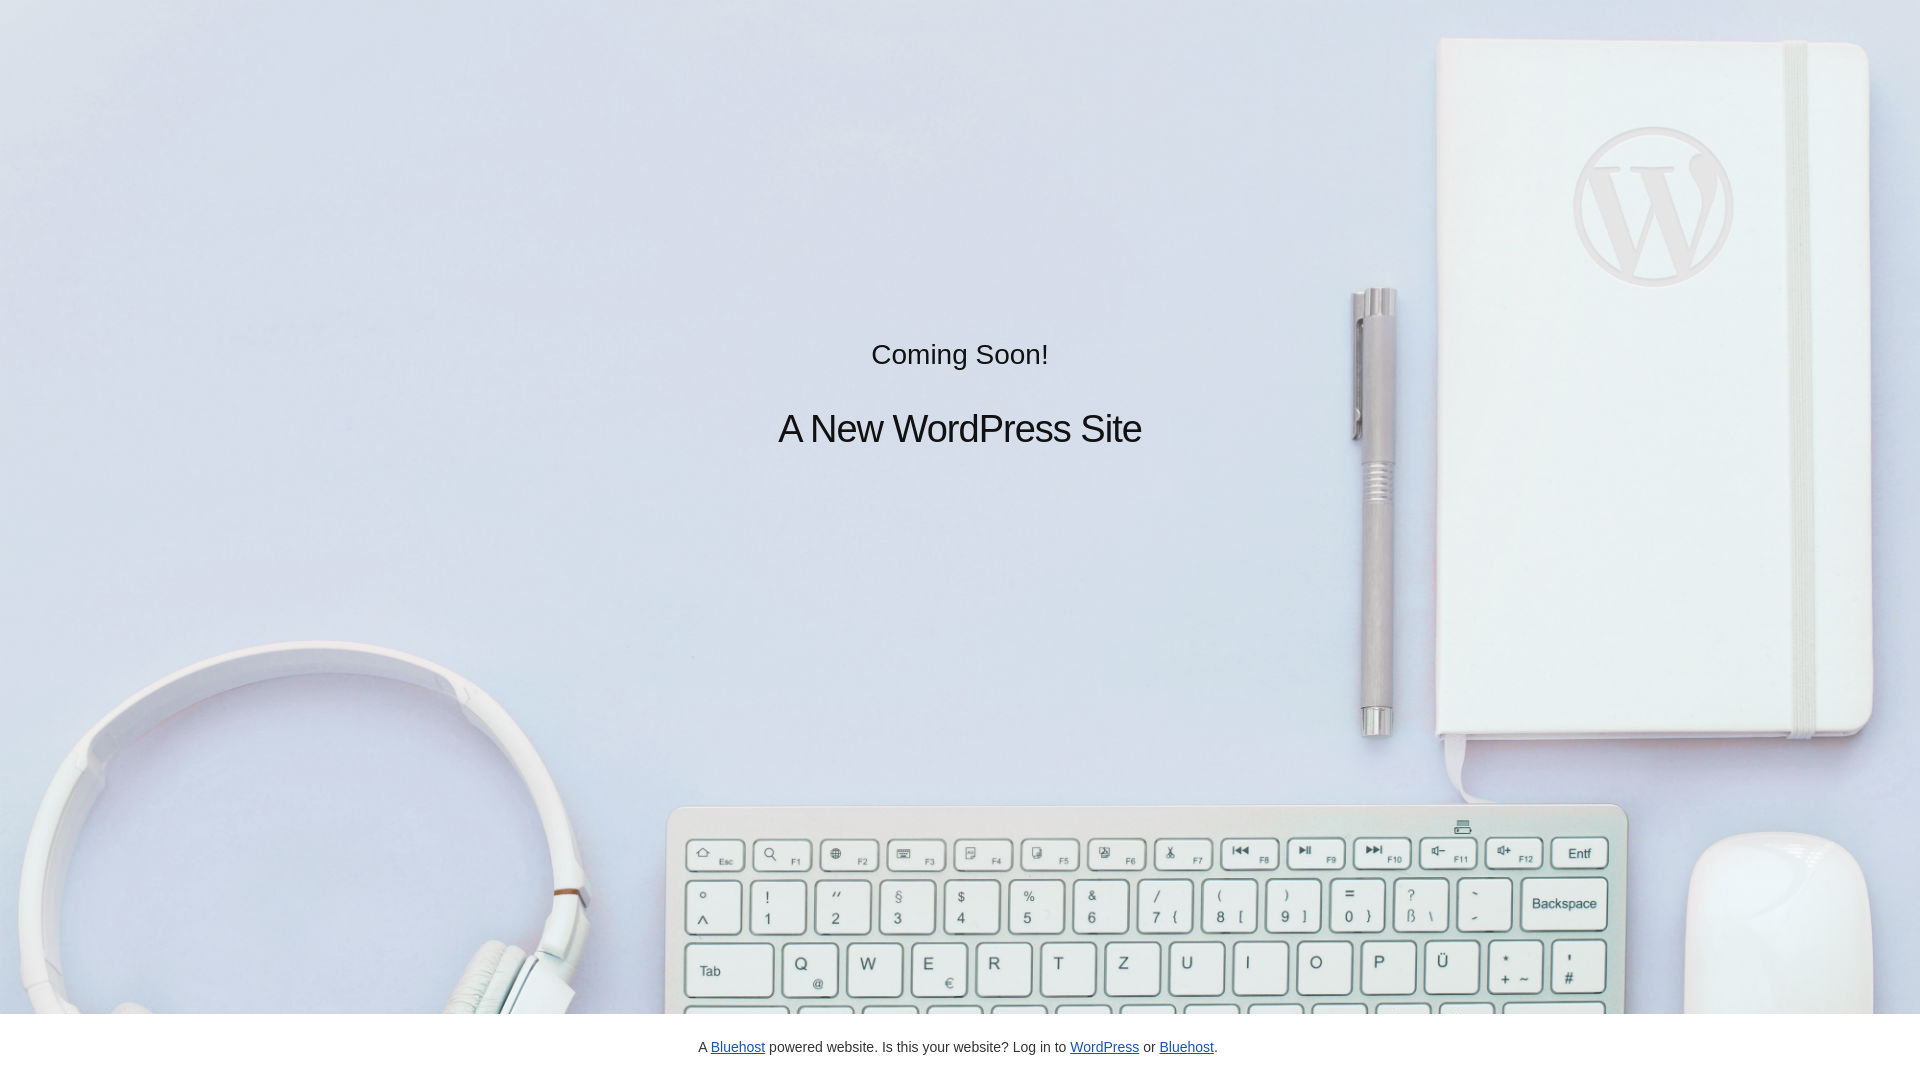 This screenshot has height=1080, width=1920. What do you see at coordinates (1103, 1045) in the screenshot?
I see `'WordPress'` at bounding box center [1103, 1045].